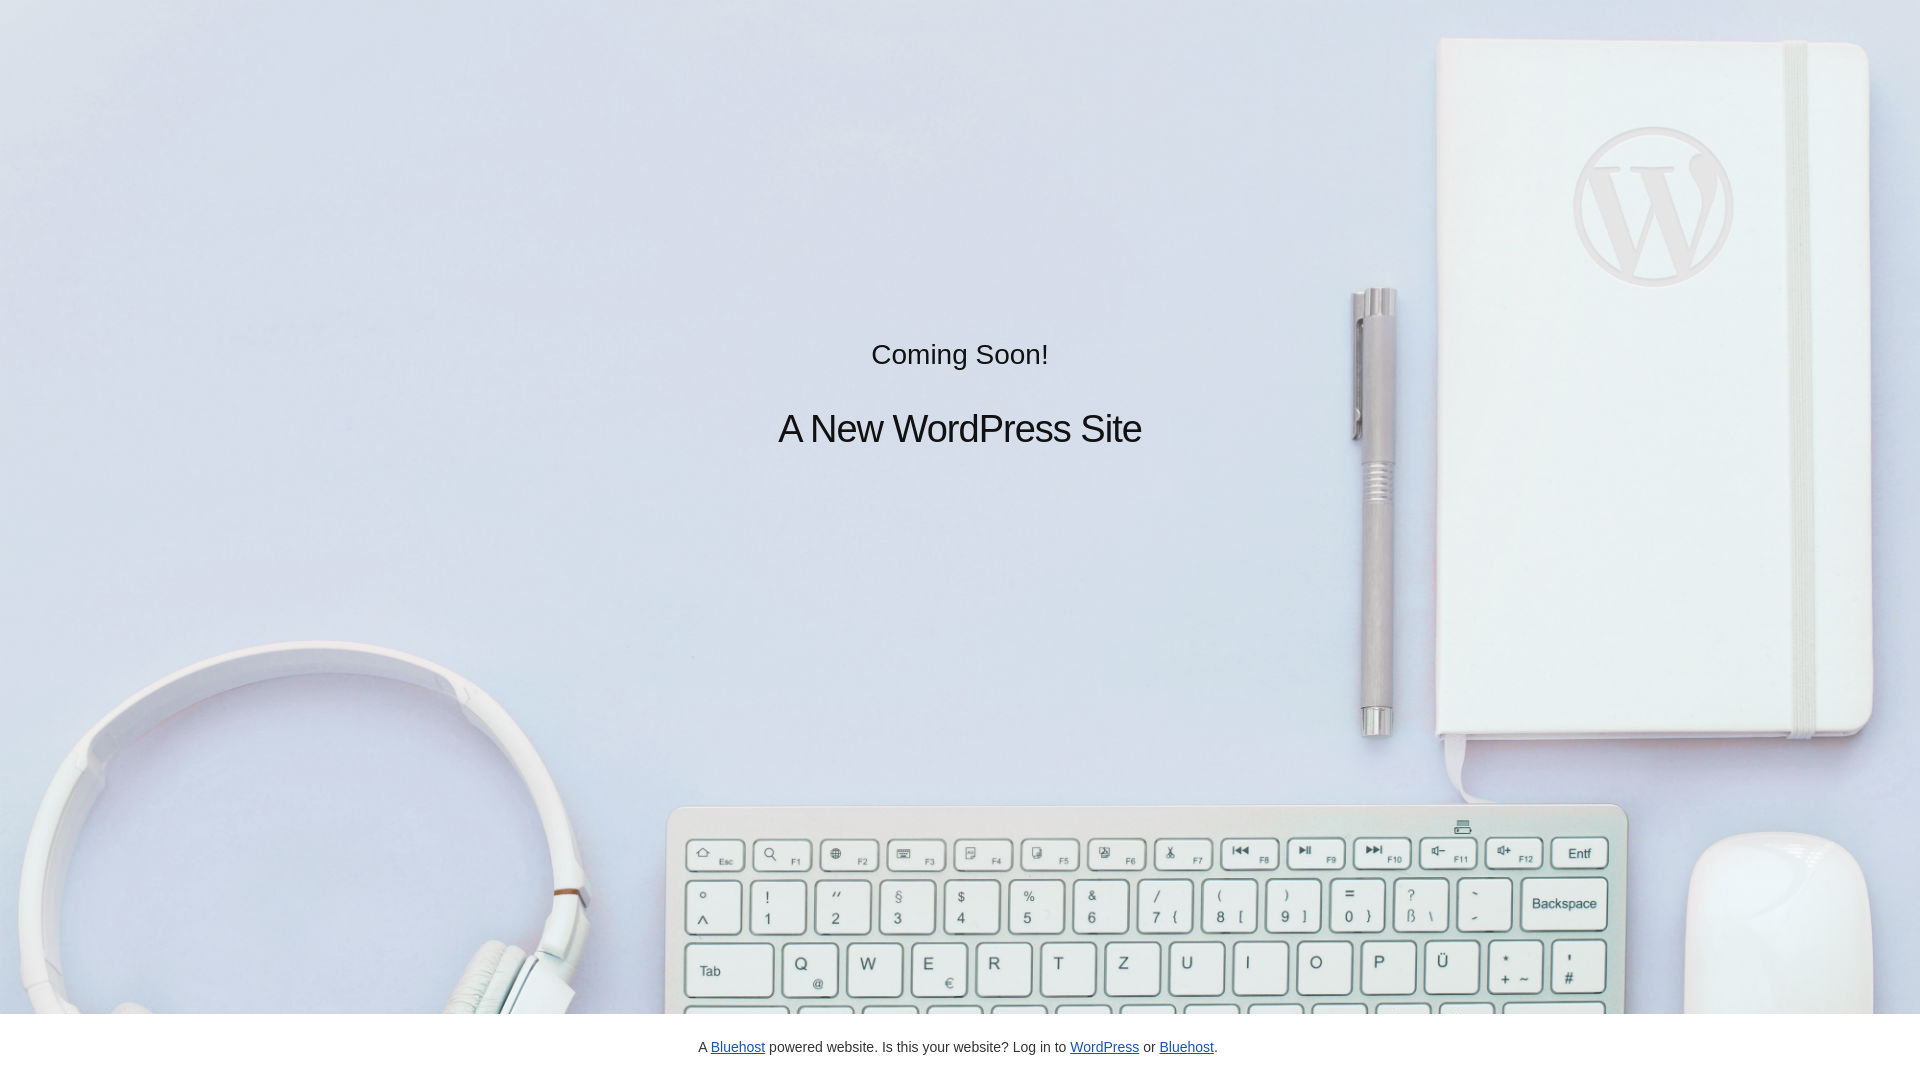 This screenshot has height=1080, width=1920. What do you see at coordinates (1103, 1045) in the screenshot?
I see `'WordPress'` at bounding box center [1103, 1045].